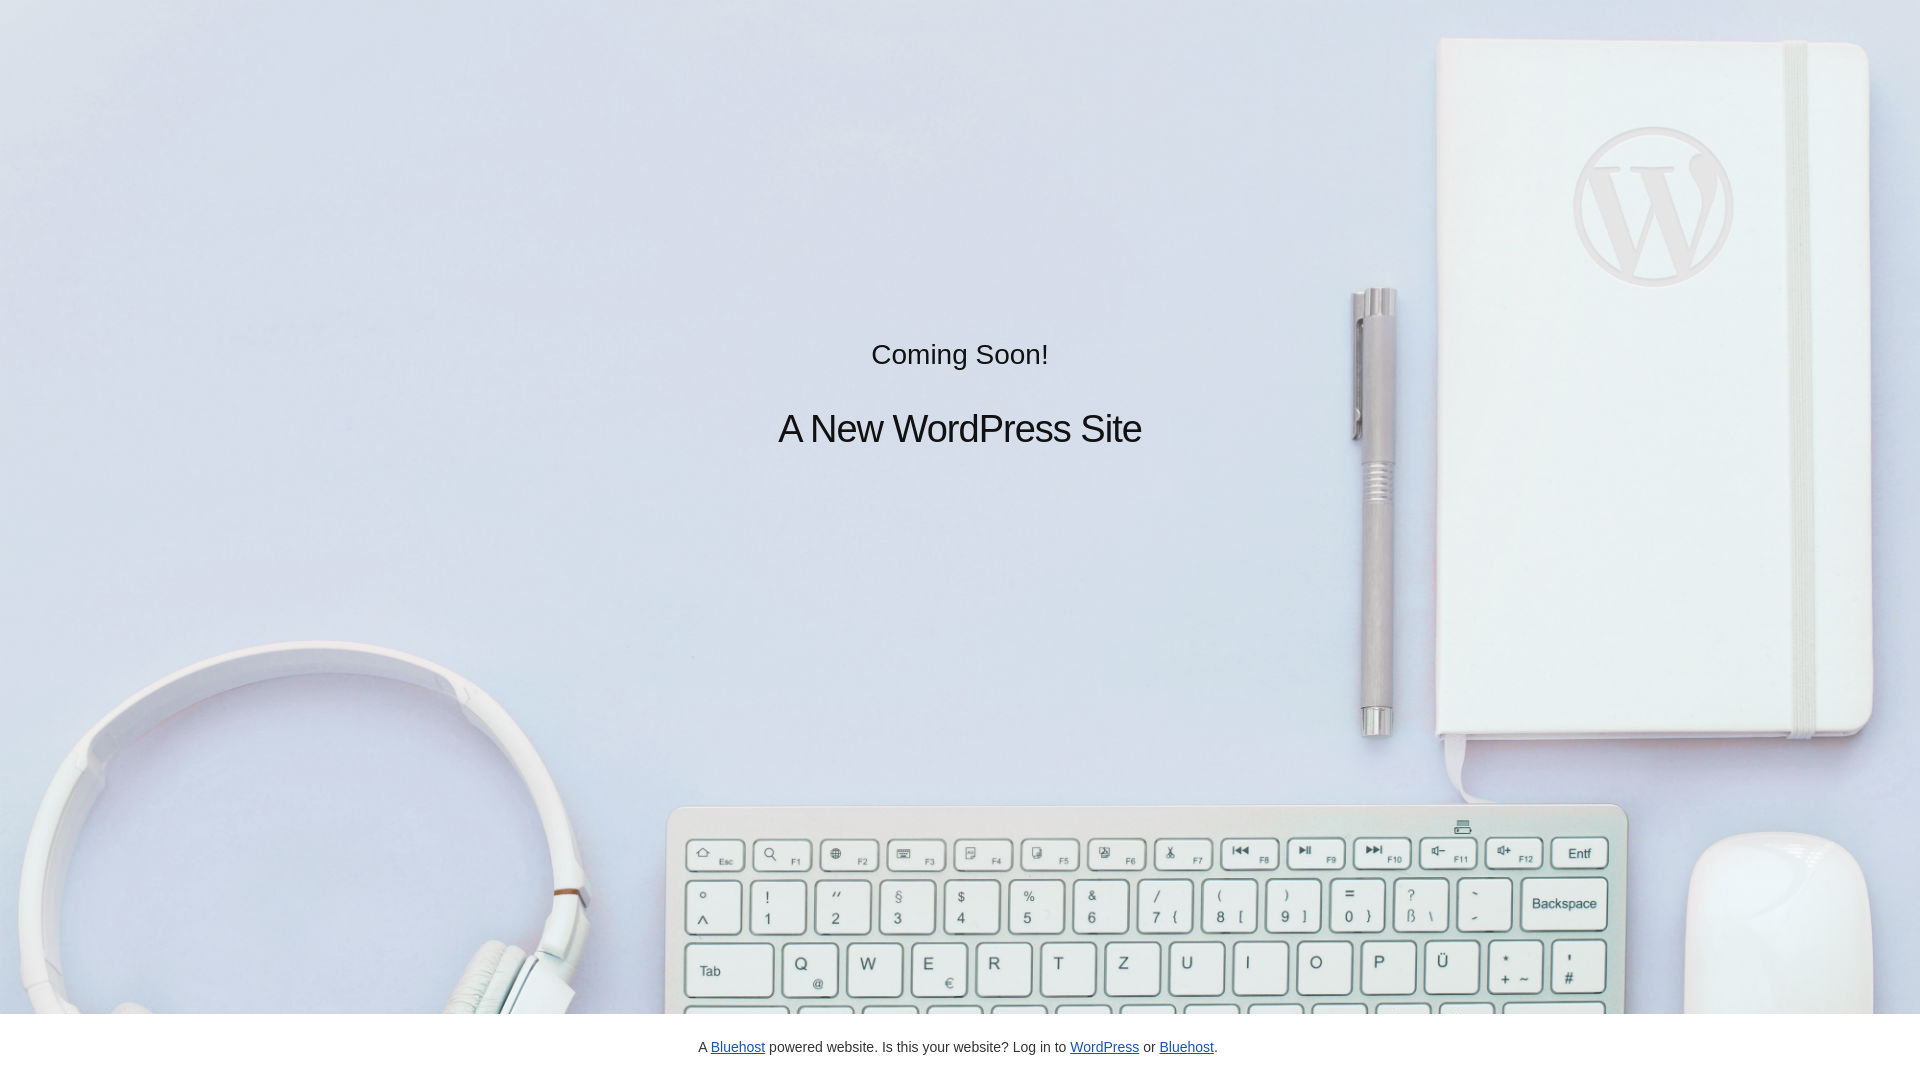 This screenshot has height=1080, width=1920. What do you see at coordinates (1103, 1045) in the screenshot?
I see `'WordPress'` at bounding box center [1103, 1045].